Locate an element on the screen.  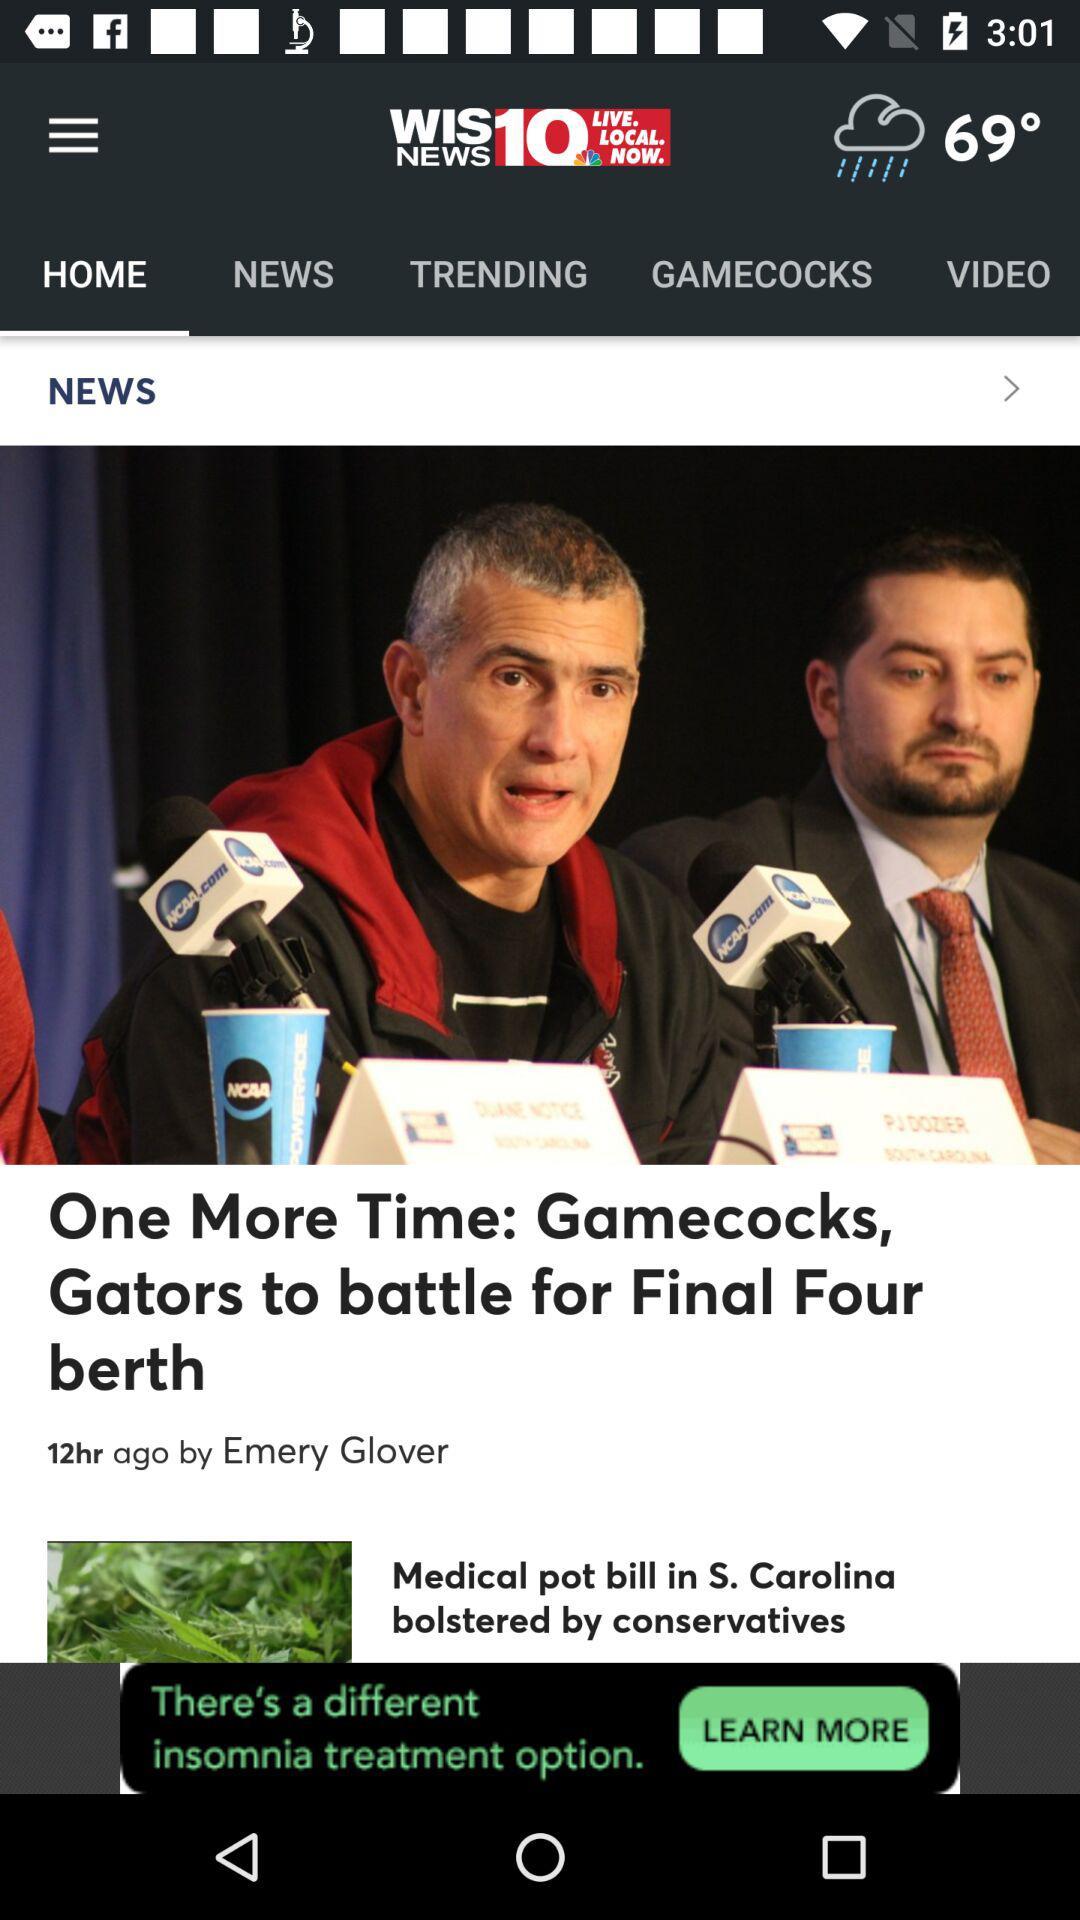
the icon which is before 69 degree is located at coordinates (878, 135).